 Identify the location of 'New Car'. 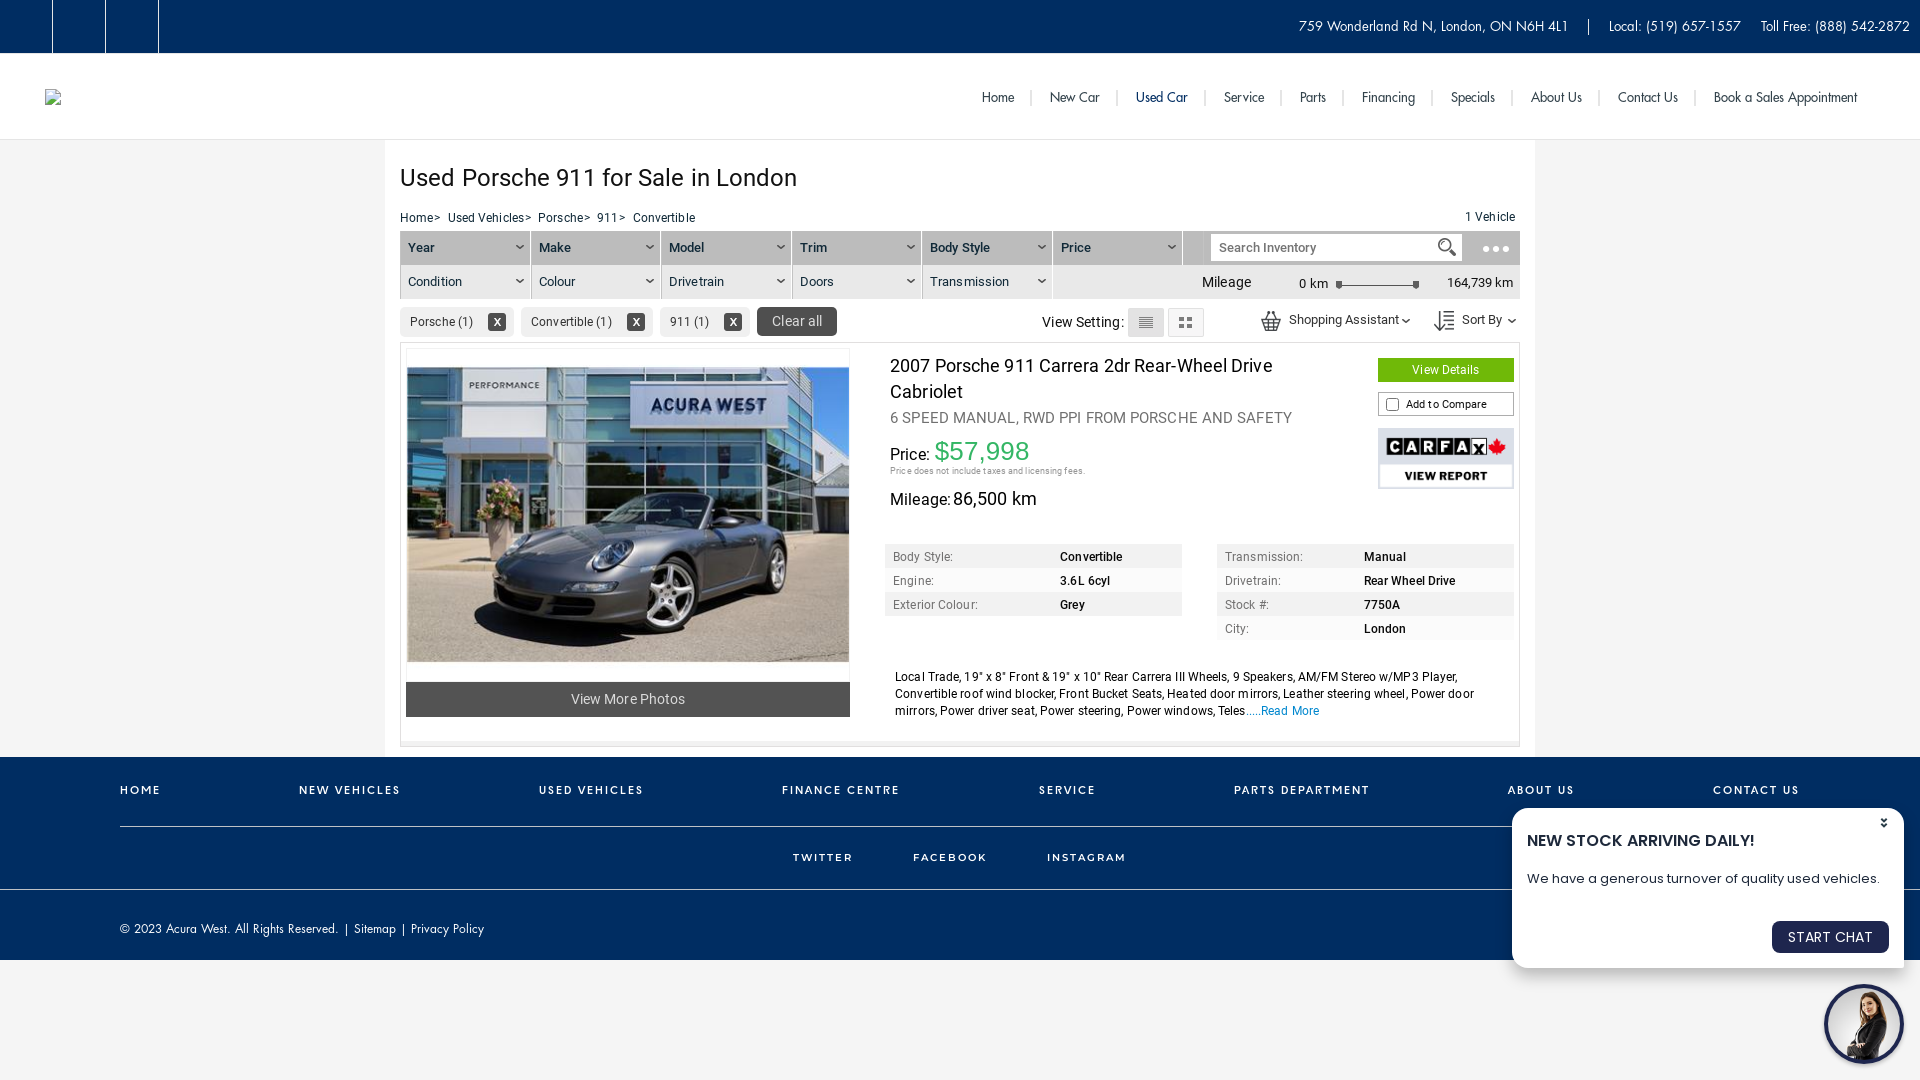
(1074, 97).